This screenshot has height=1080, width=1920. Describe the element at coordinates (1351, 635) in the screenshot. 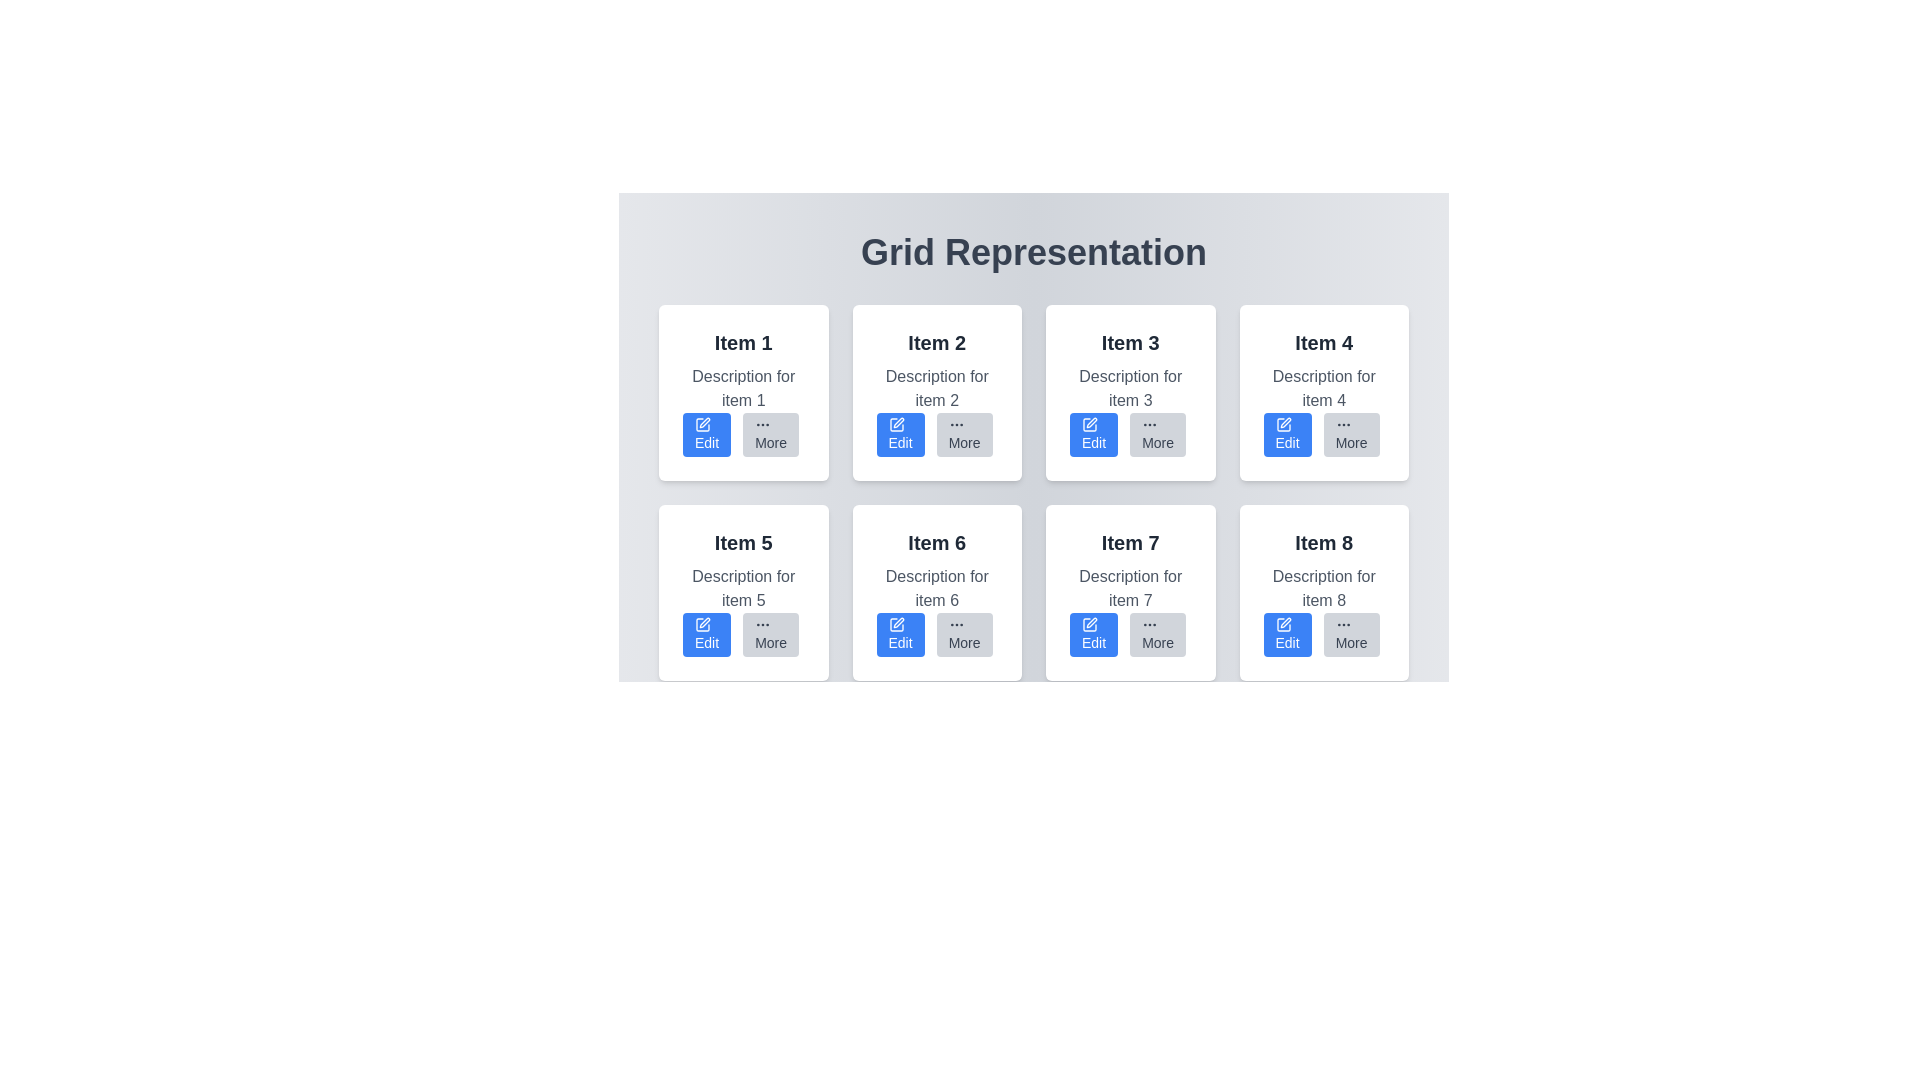

I see `the button located at the bottom-right corner of the 'Item 8' card to interact with it` at that location.